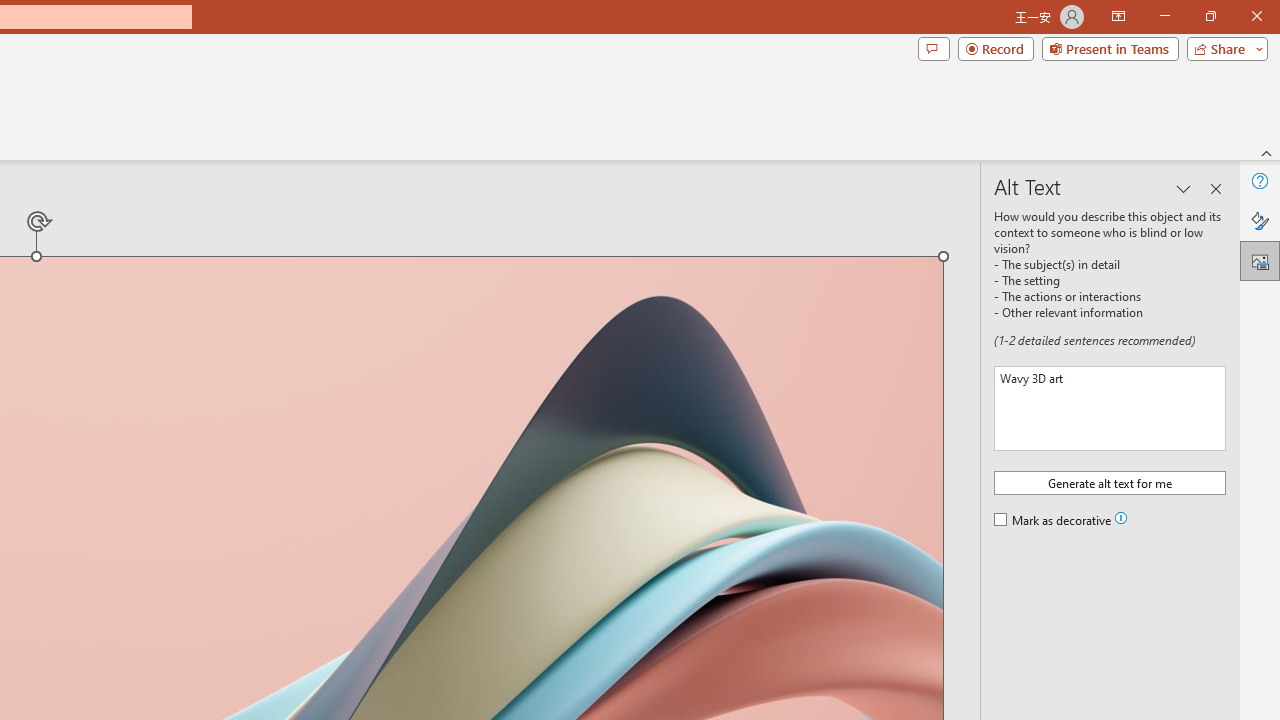 The height and width of the screenshot is (720, 1280). I want to click on 'Format Picture', so click(1259, 221).